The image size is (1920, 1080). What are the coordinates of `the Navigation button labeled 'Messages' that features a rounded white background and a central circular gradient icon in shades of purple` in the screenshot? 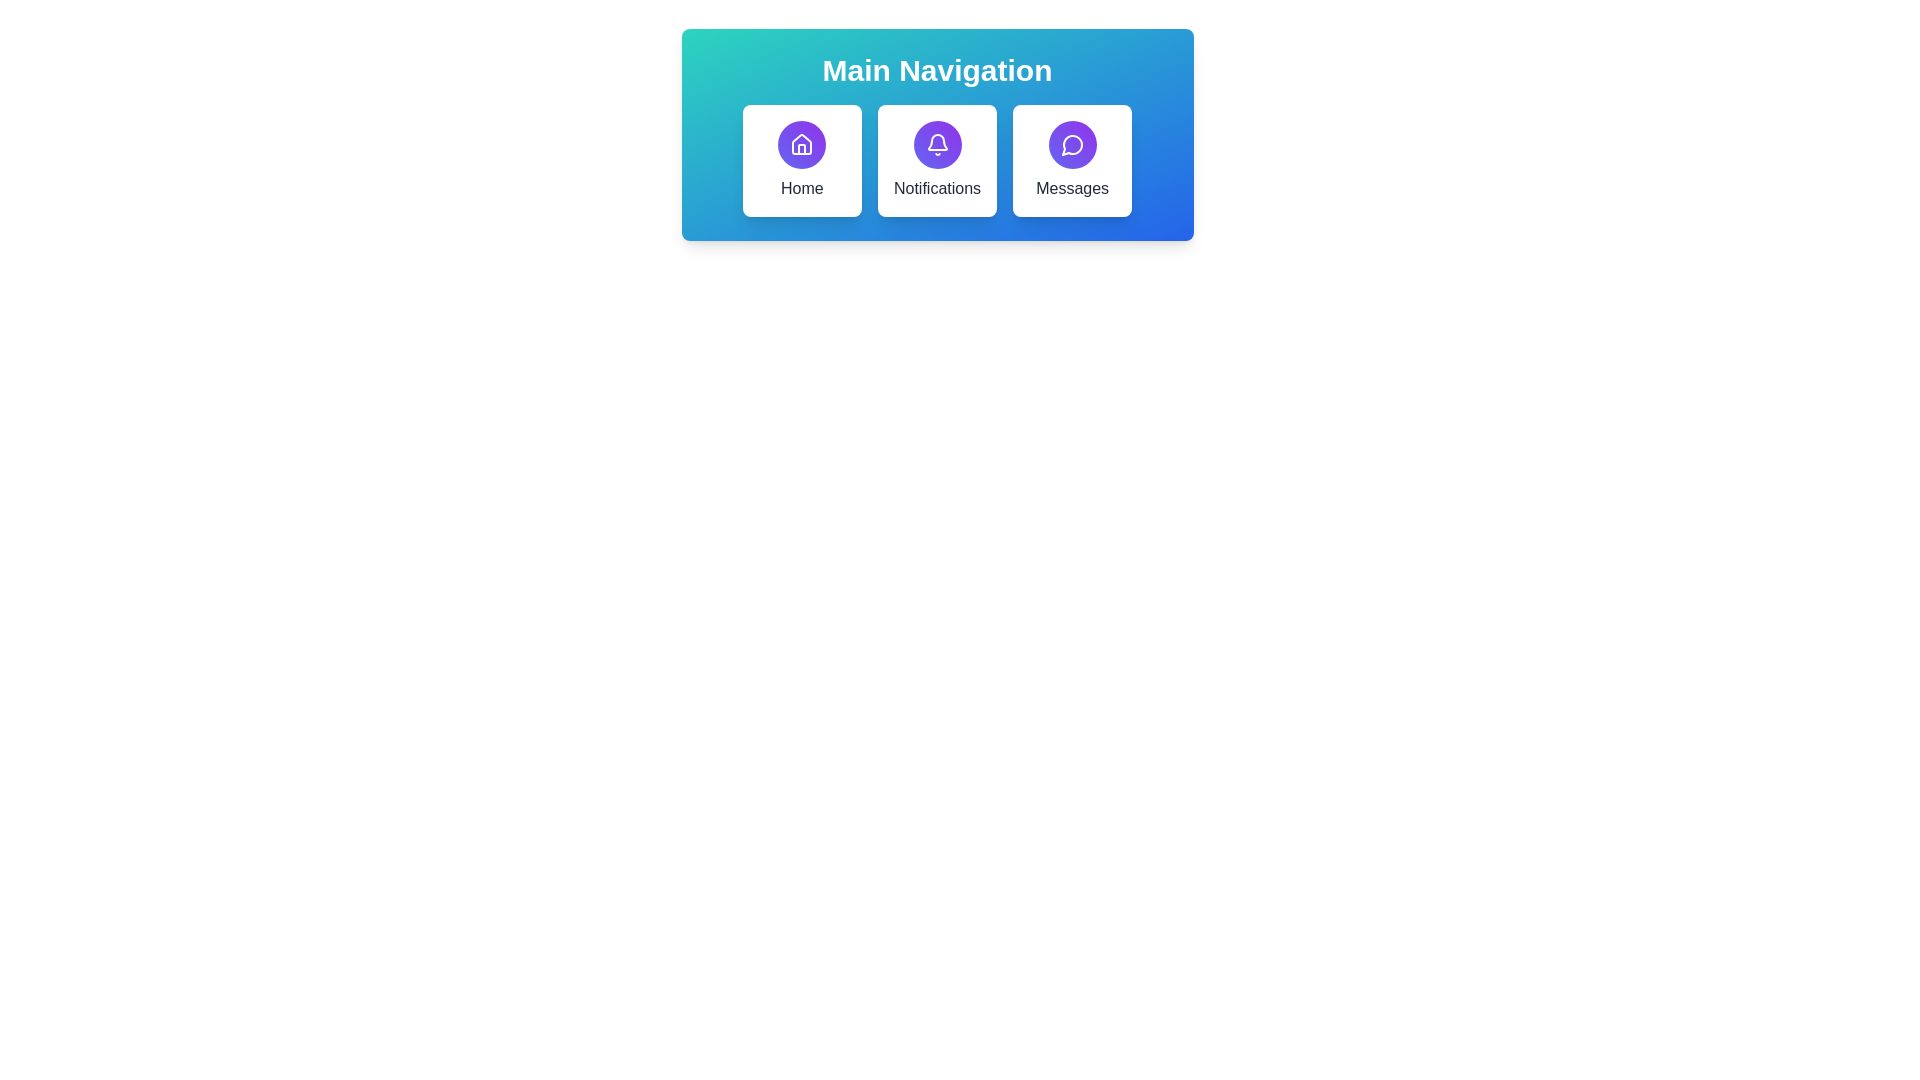 It's located at (1071, 160).